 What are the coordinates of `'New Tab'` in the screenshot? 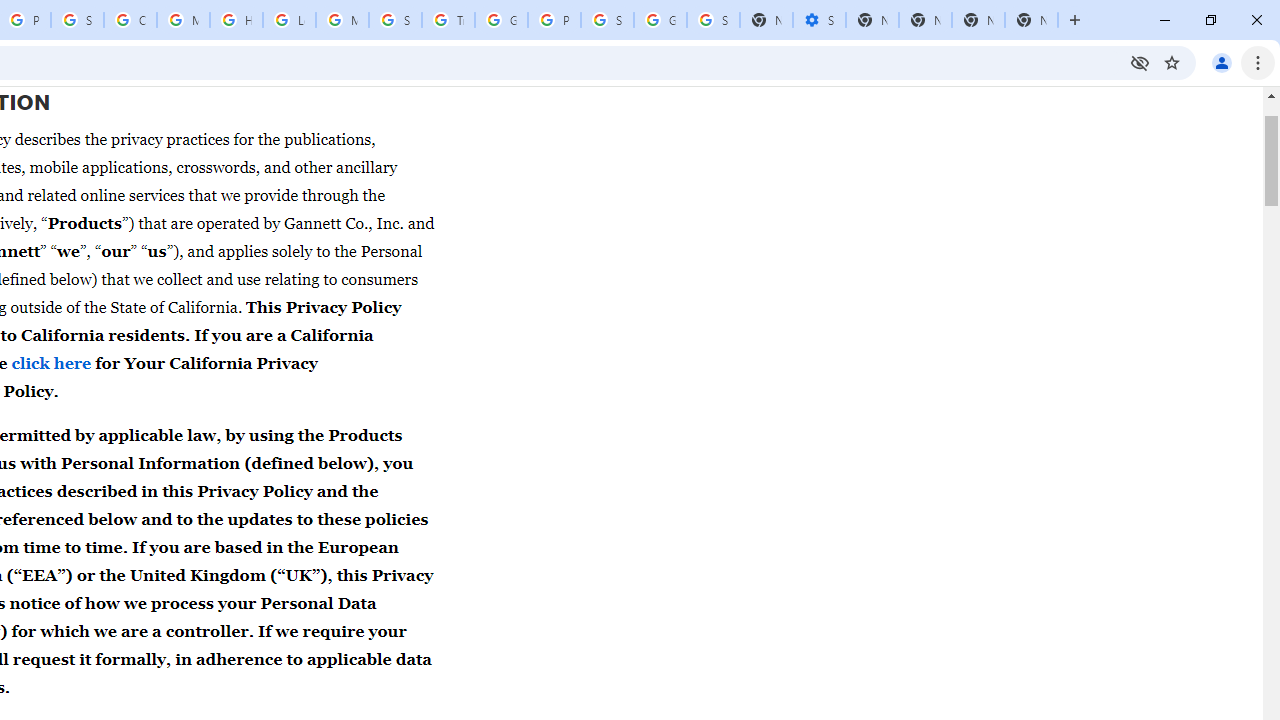 It's located at (1074, 20).